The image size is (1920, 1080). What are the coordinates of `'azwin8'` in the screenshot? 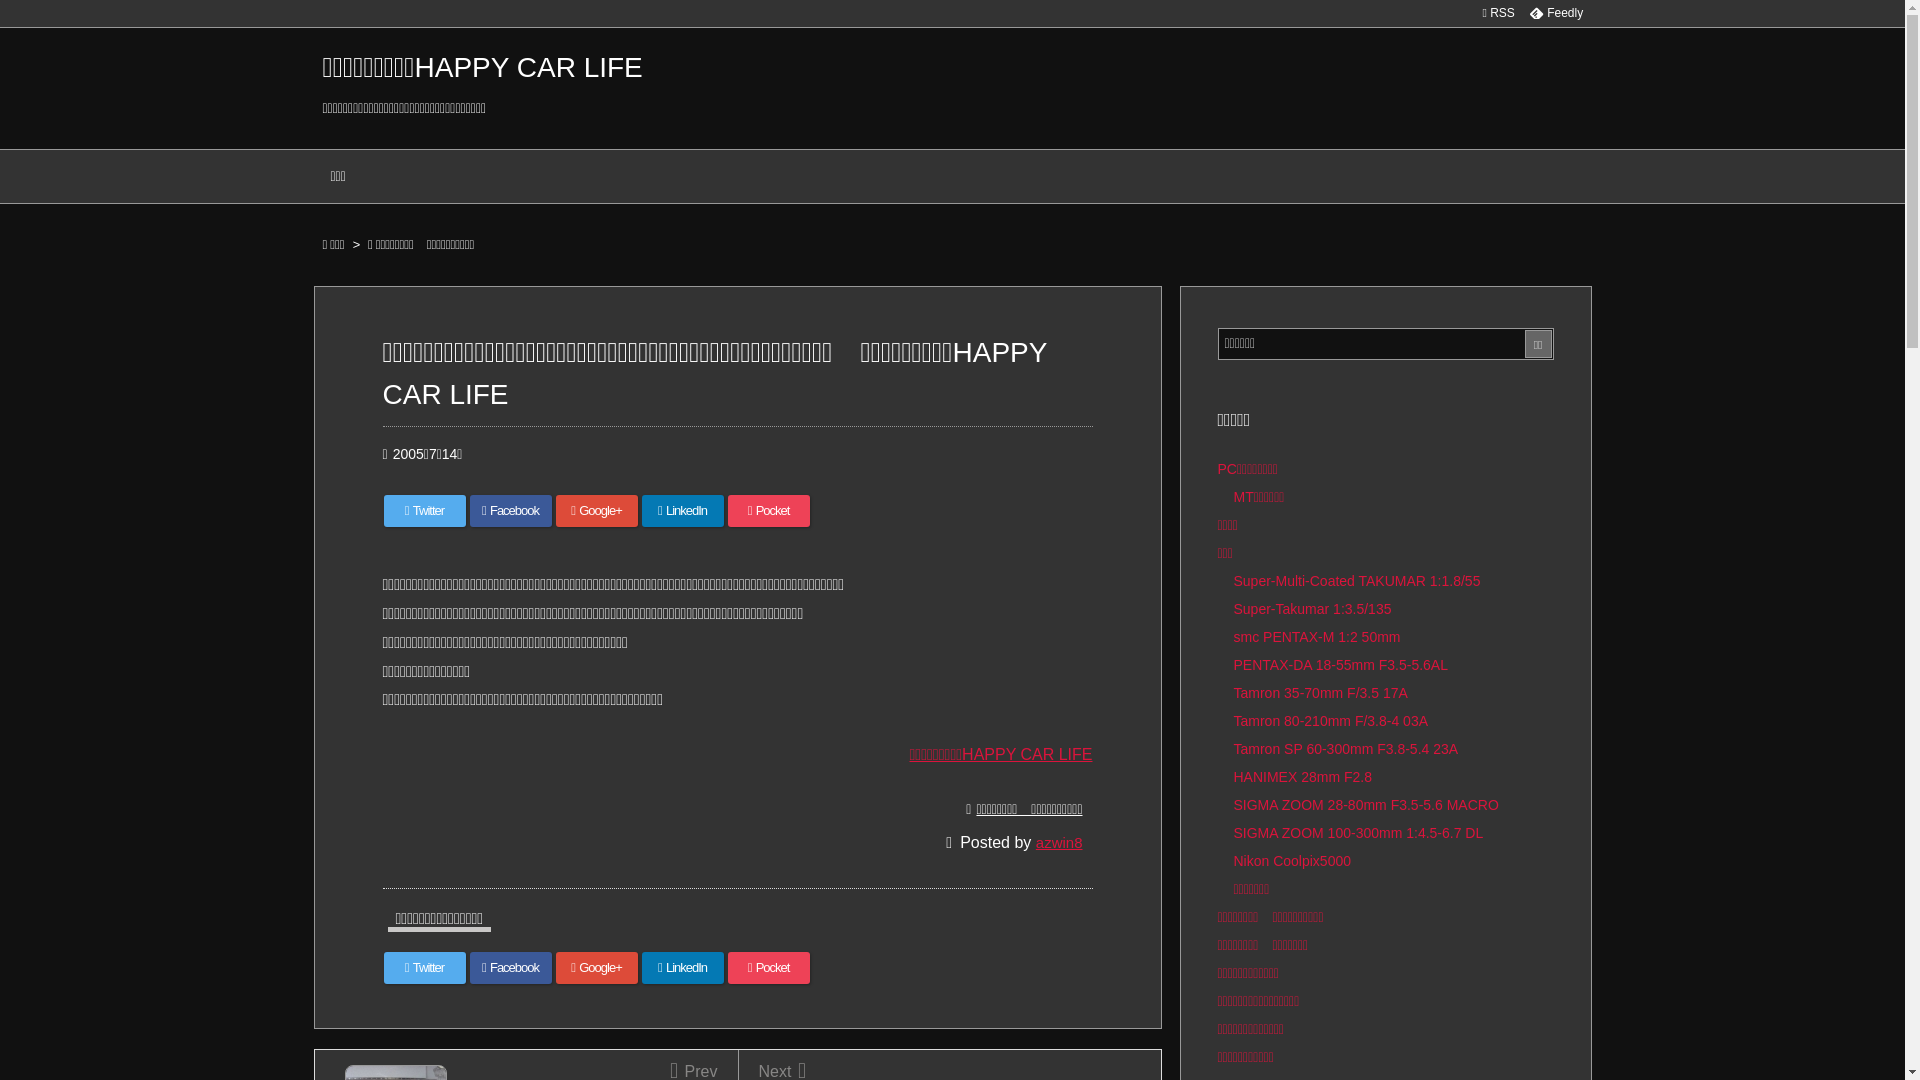 It's located at (1058, 842).